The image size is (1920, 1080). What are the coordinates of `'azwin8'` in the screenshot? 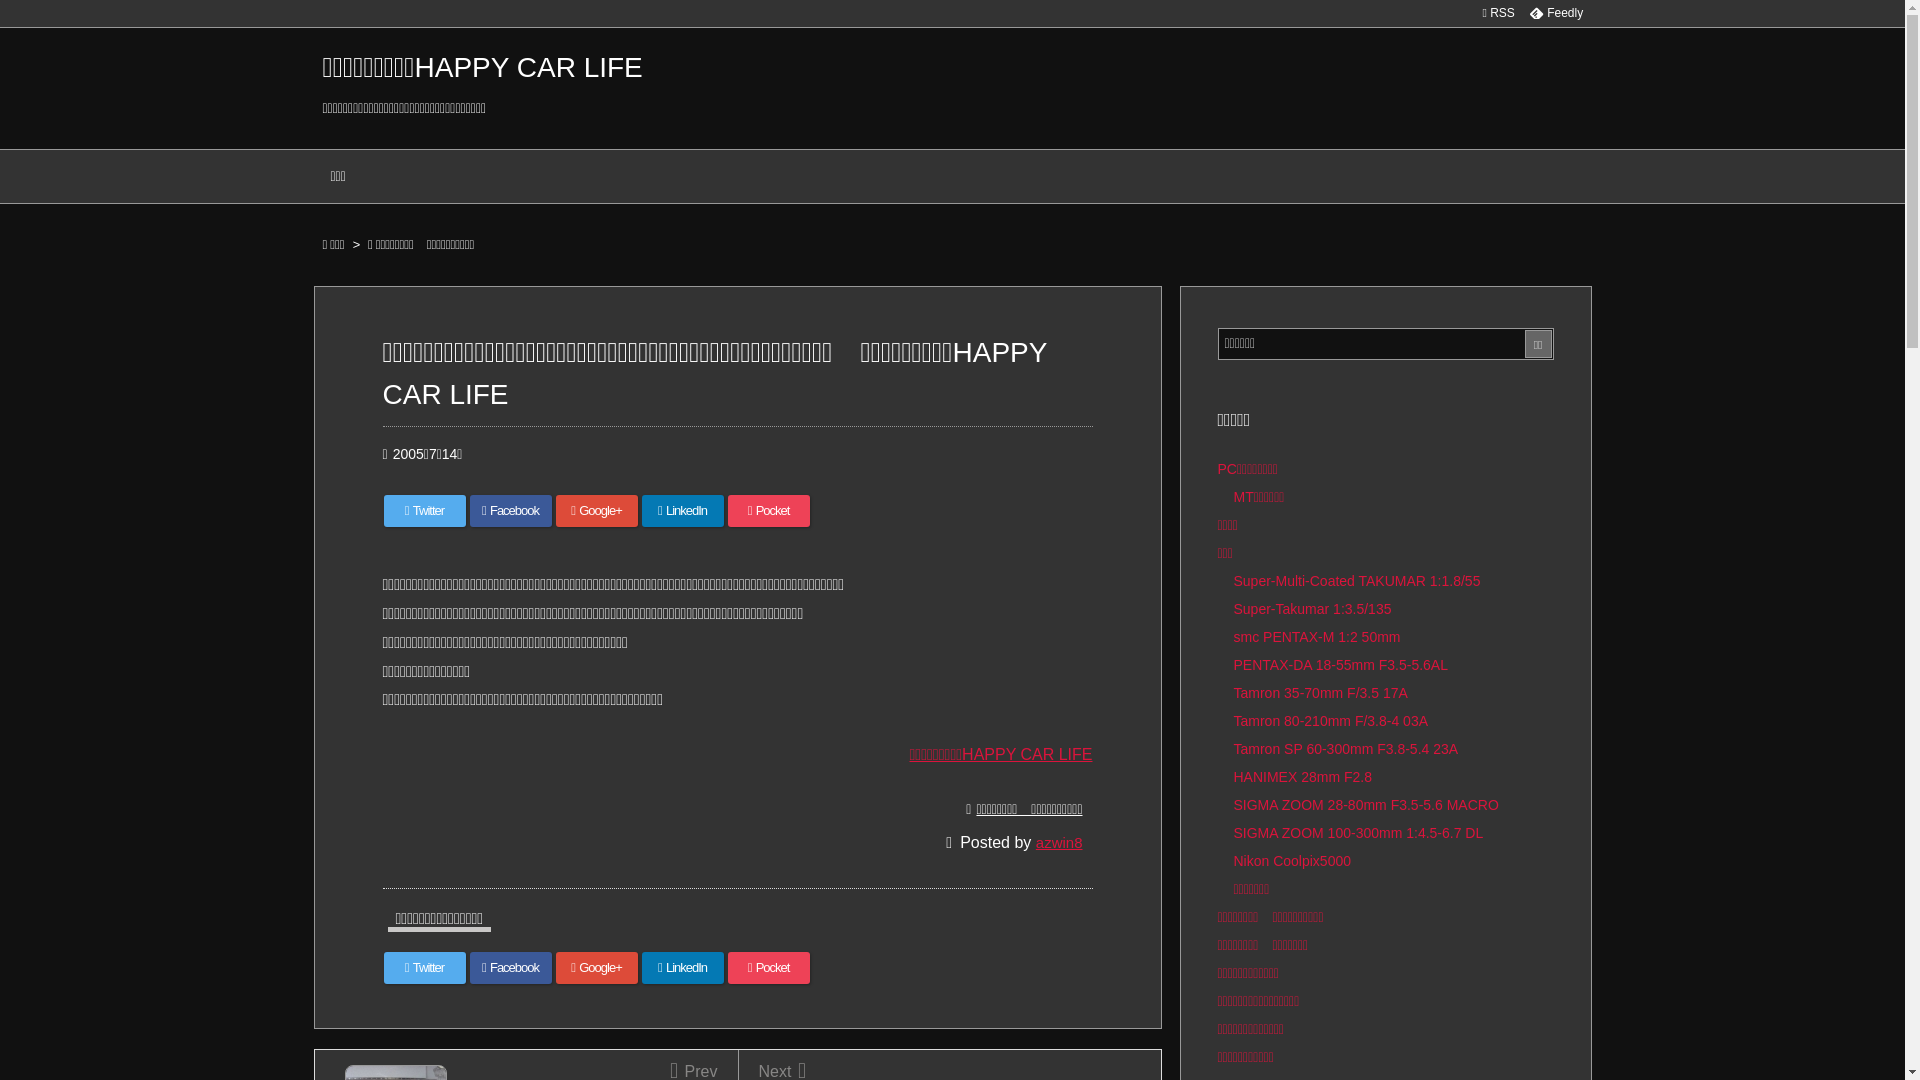 It's located at (1058, 842).